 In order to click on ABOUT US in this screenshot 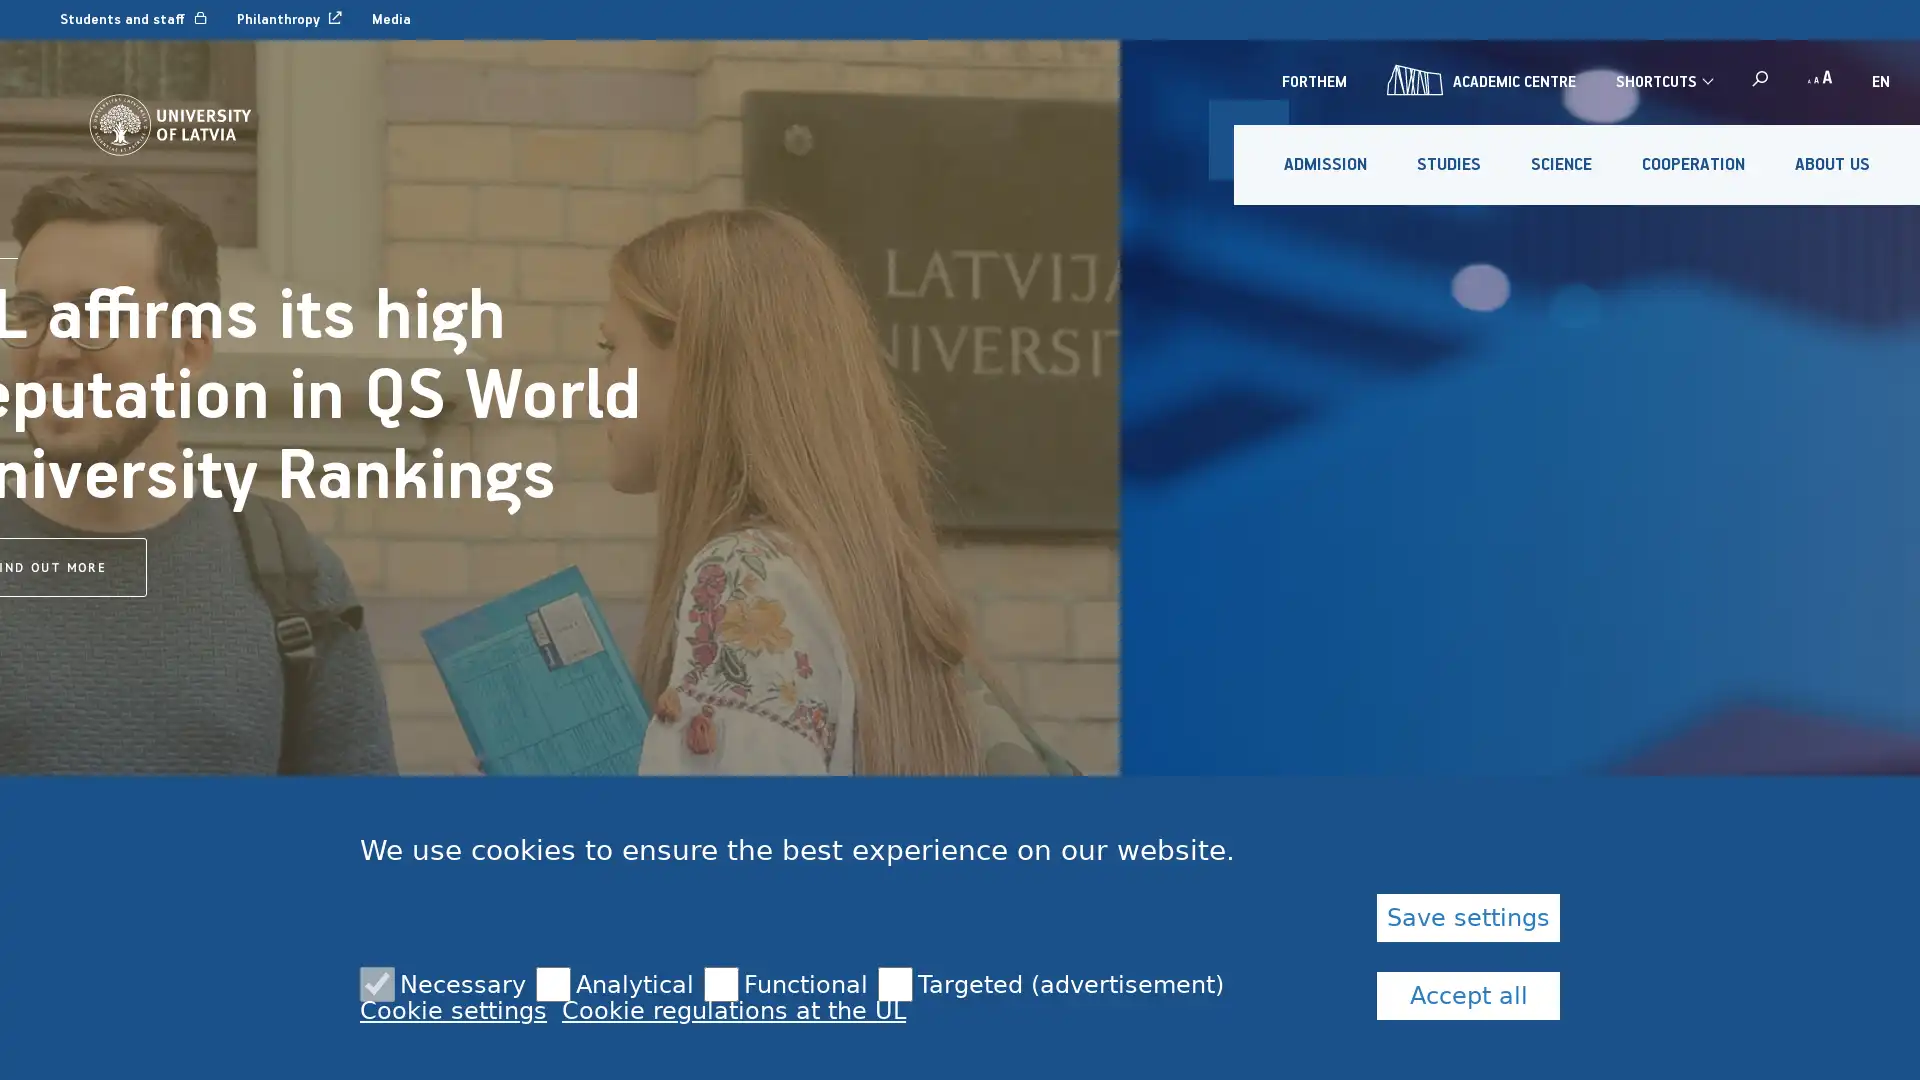, I will do `click(1832, 164)`.